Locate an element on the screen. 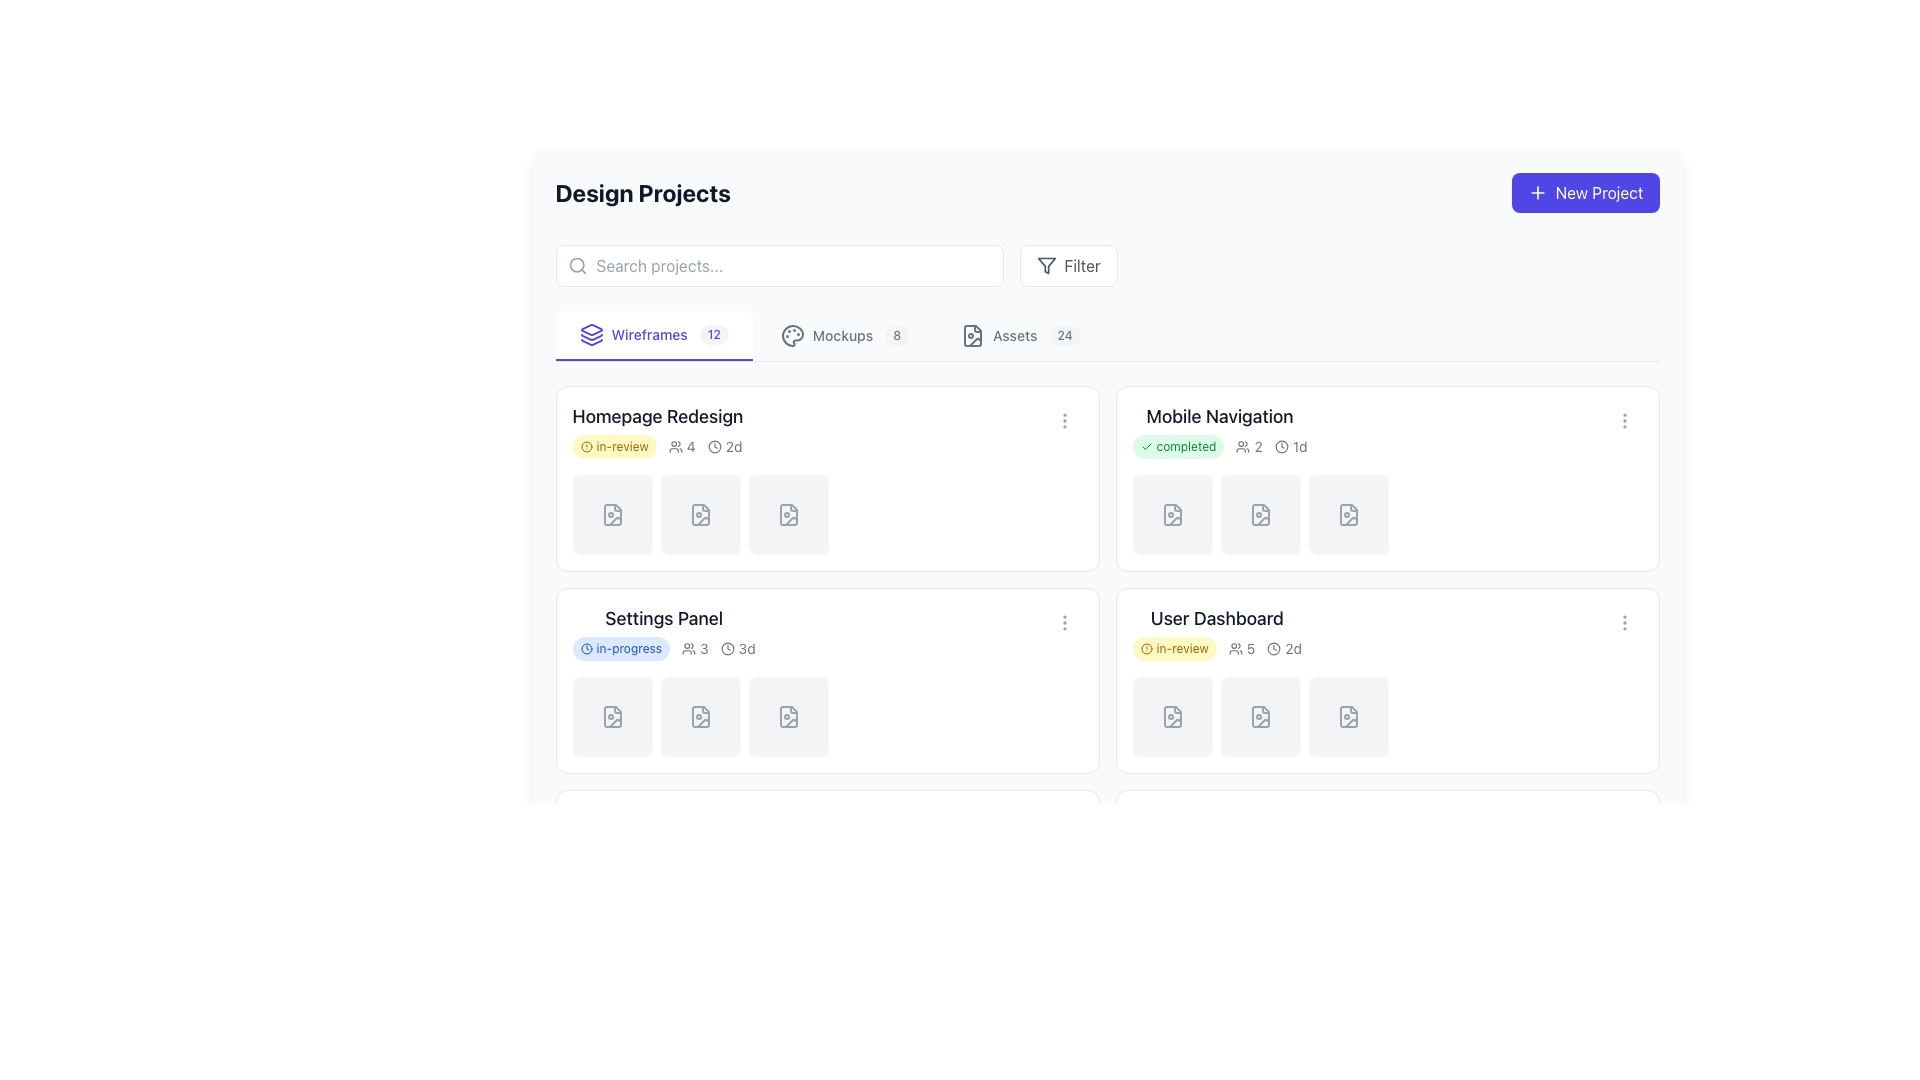 This screenshot has width=1920, height=1080. the Informational row displaying the 'completed' label, user icon with '2', and clock icon with '1d' in the Mobile Navigation section of the Design Projects interface is located at coordinates (1218, 446).